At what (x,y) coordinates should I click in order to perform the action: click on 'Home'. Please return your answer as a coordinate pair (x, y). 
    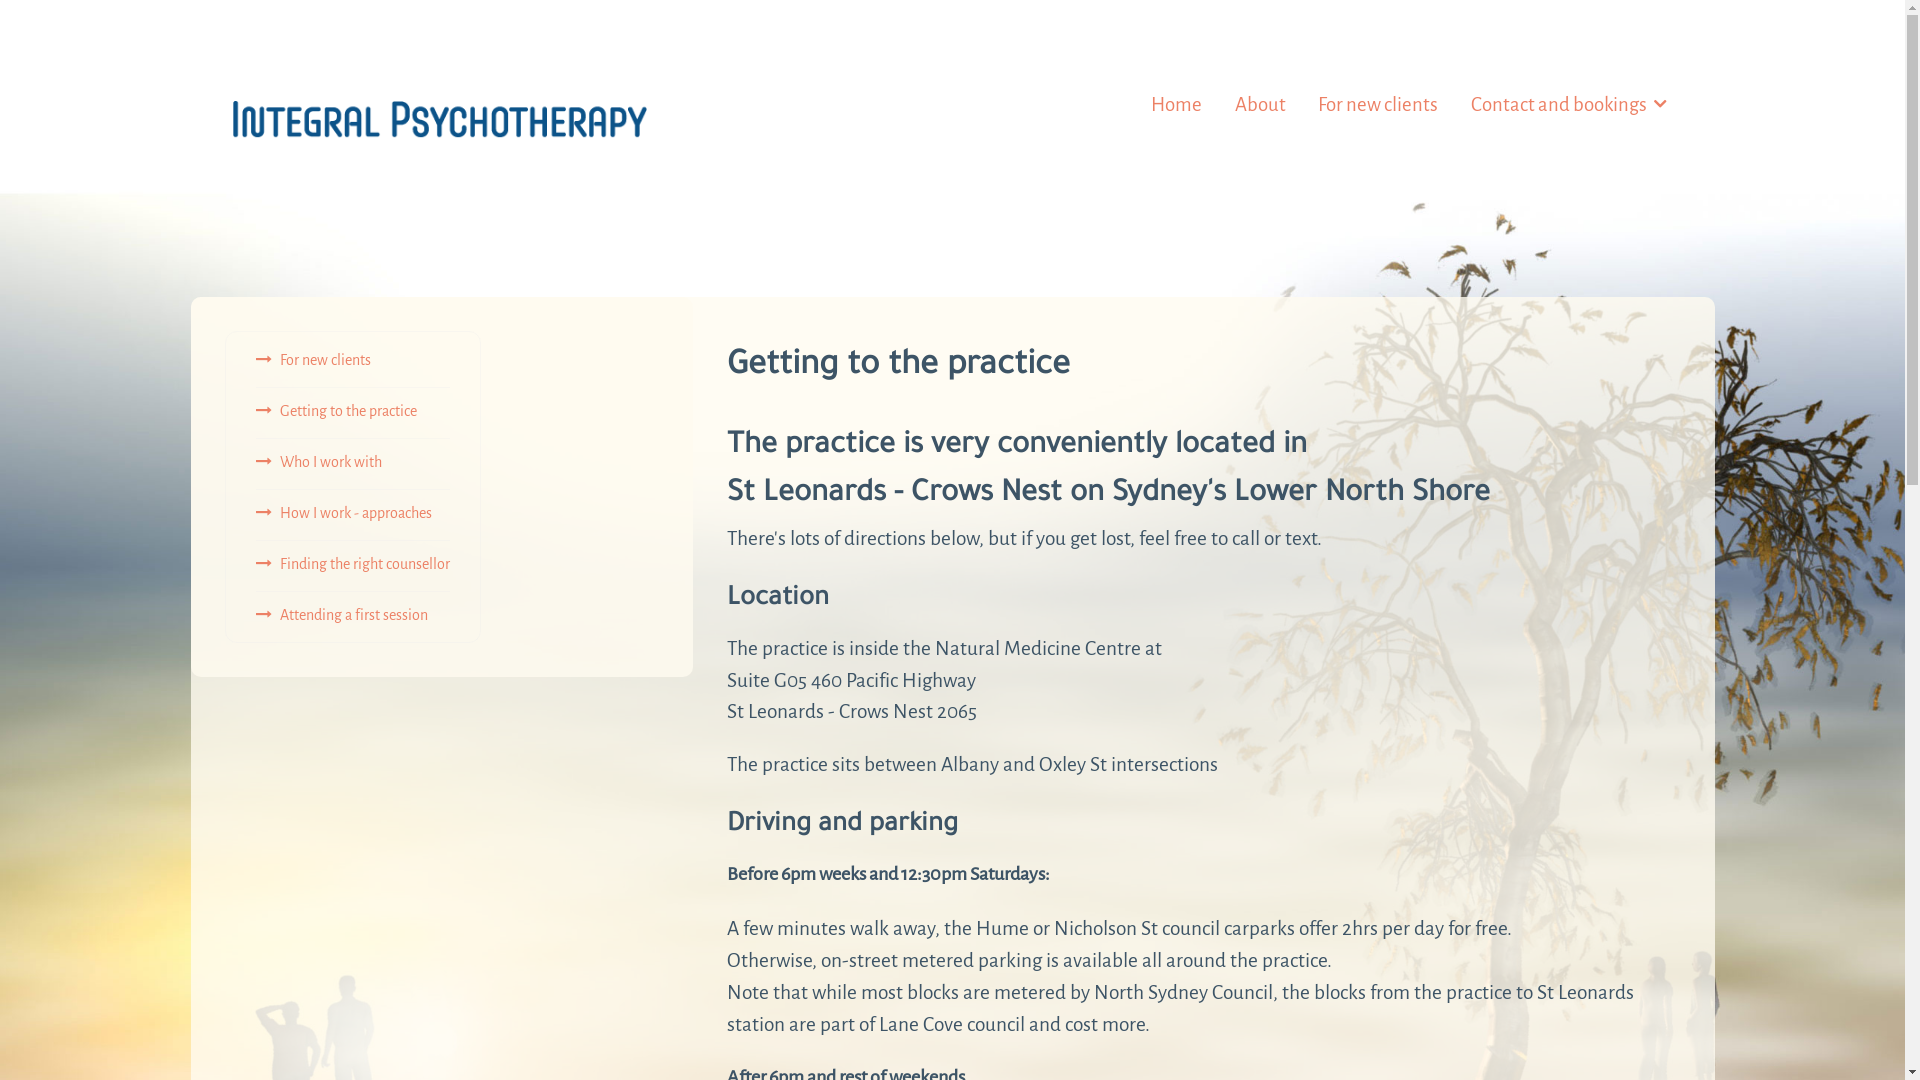
    Looking at the image, I should click on (1176, 104).